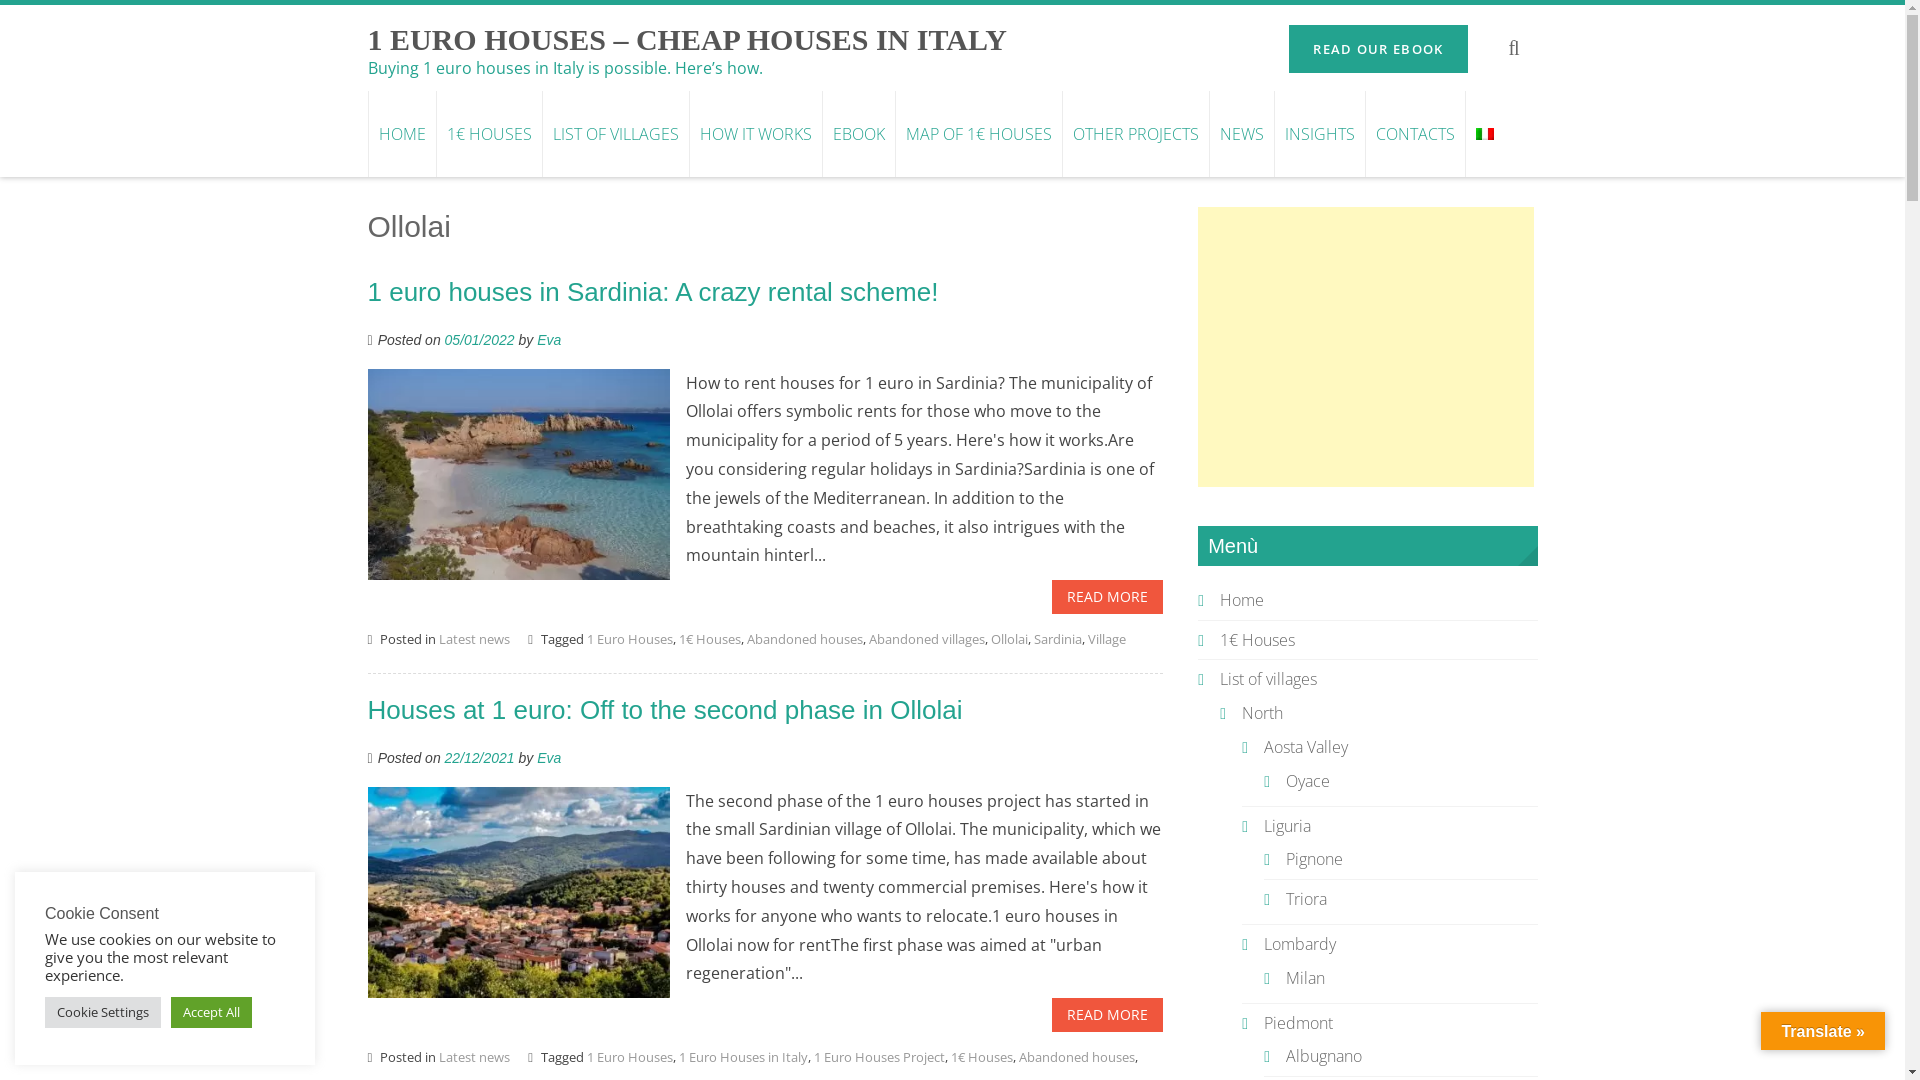 The image size is (1920, 1080). What do you see at coordinates (1262, 1022) in the screenshot?
I see `'Piedmont'` at bounding box center [1262, 1022].